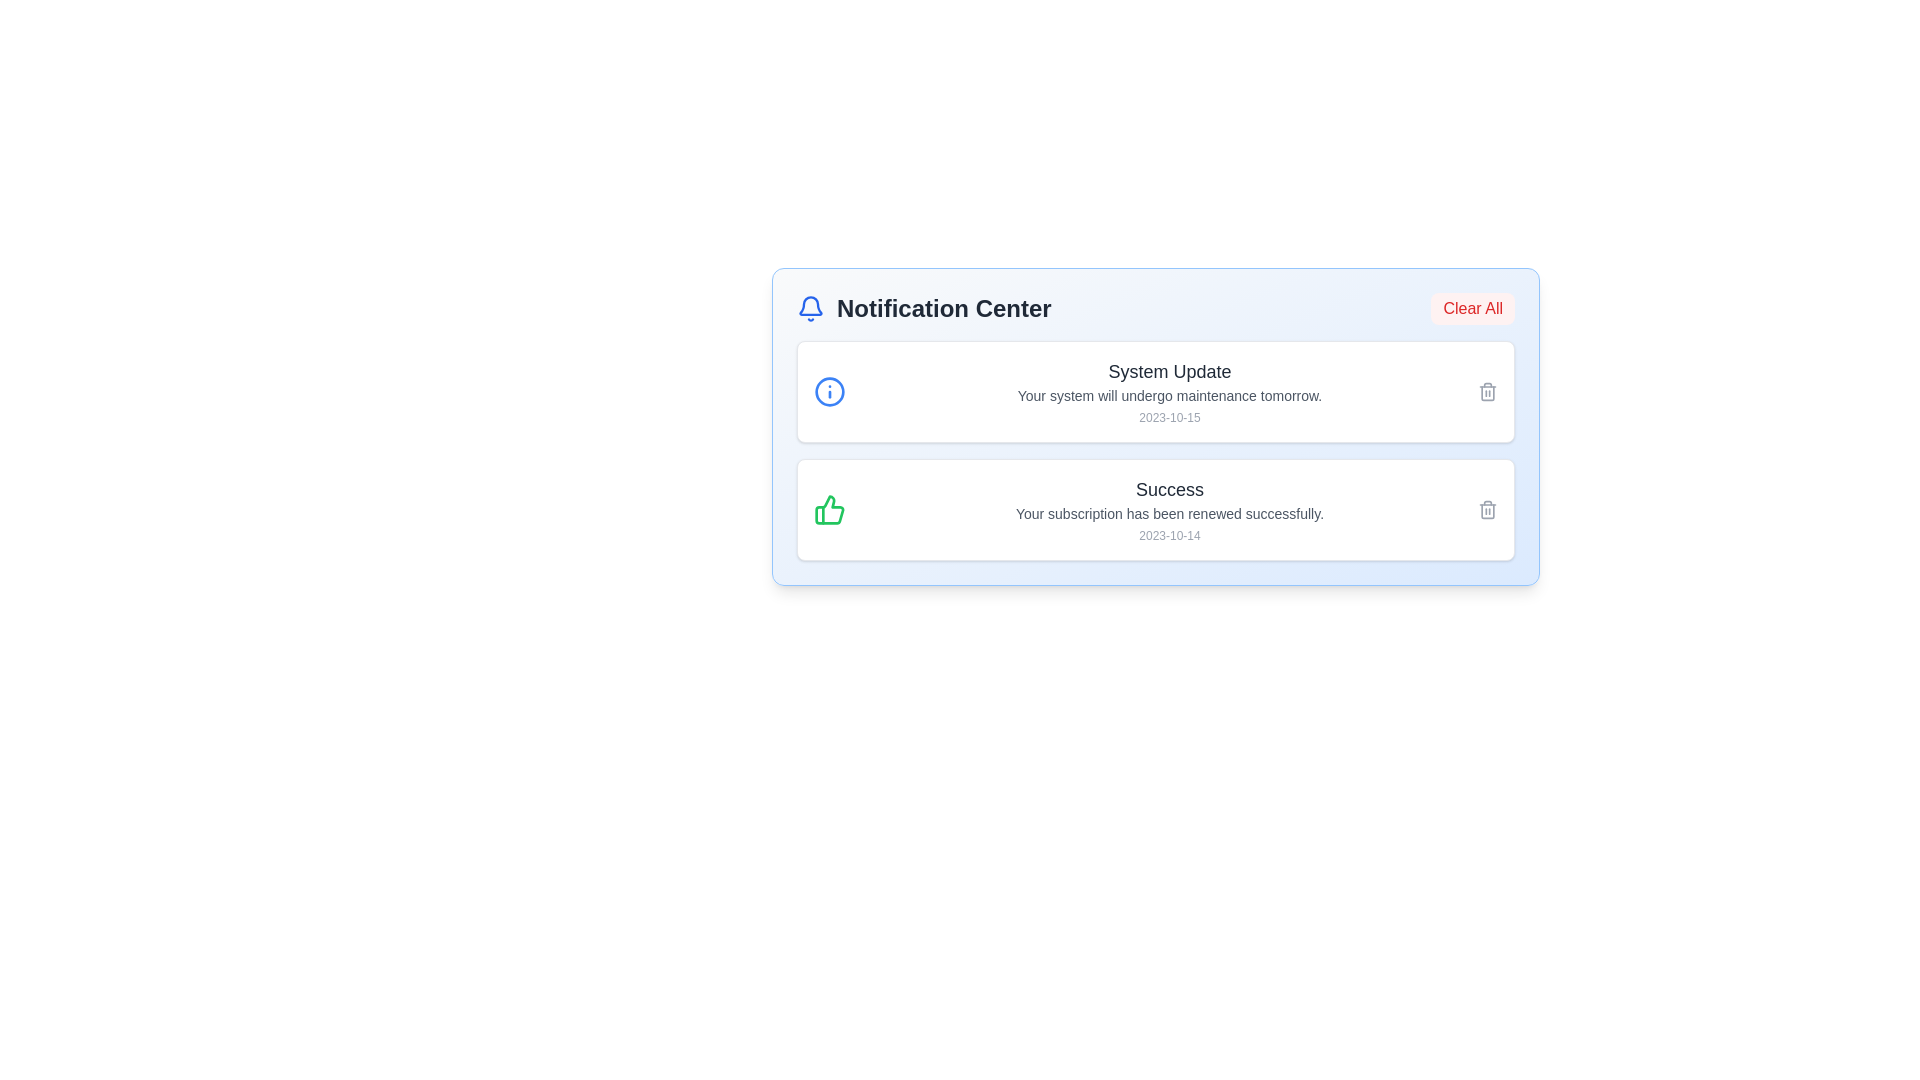 The image size is (1920, 1080). I want to click on the title Text label of the notification card located at the top of the notification card in the Notification Center, so click(1170, 371).